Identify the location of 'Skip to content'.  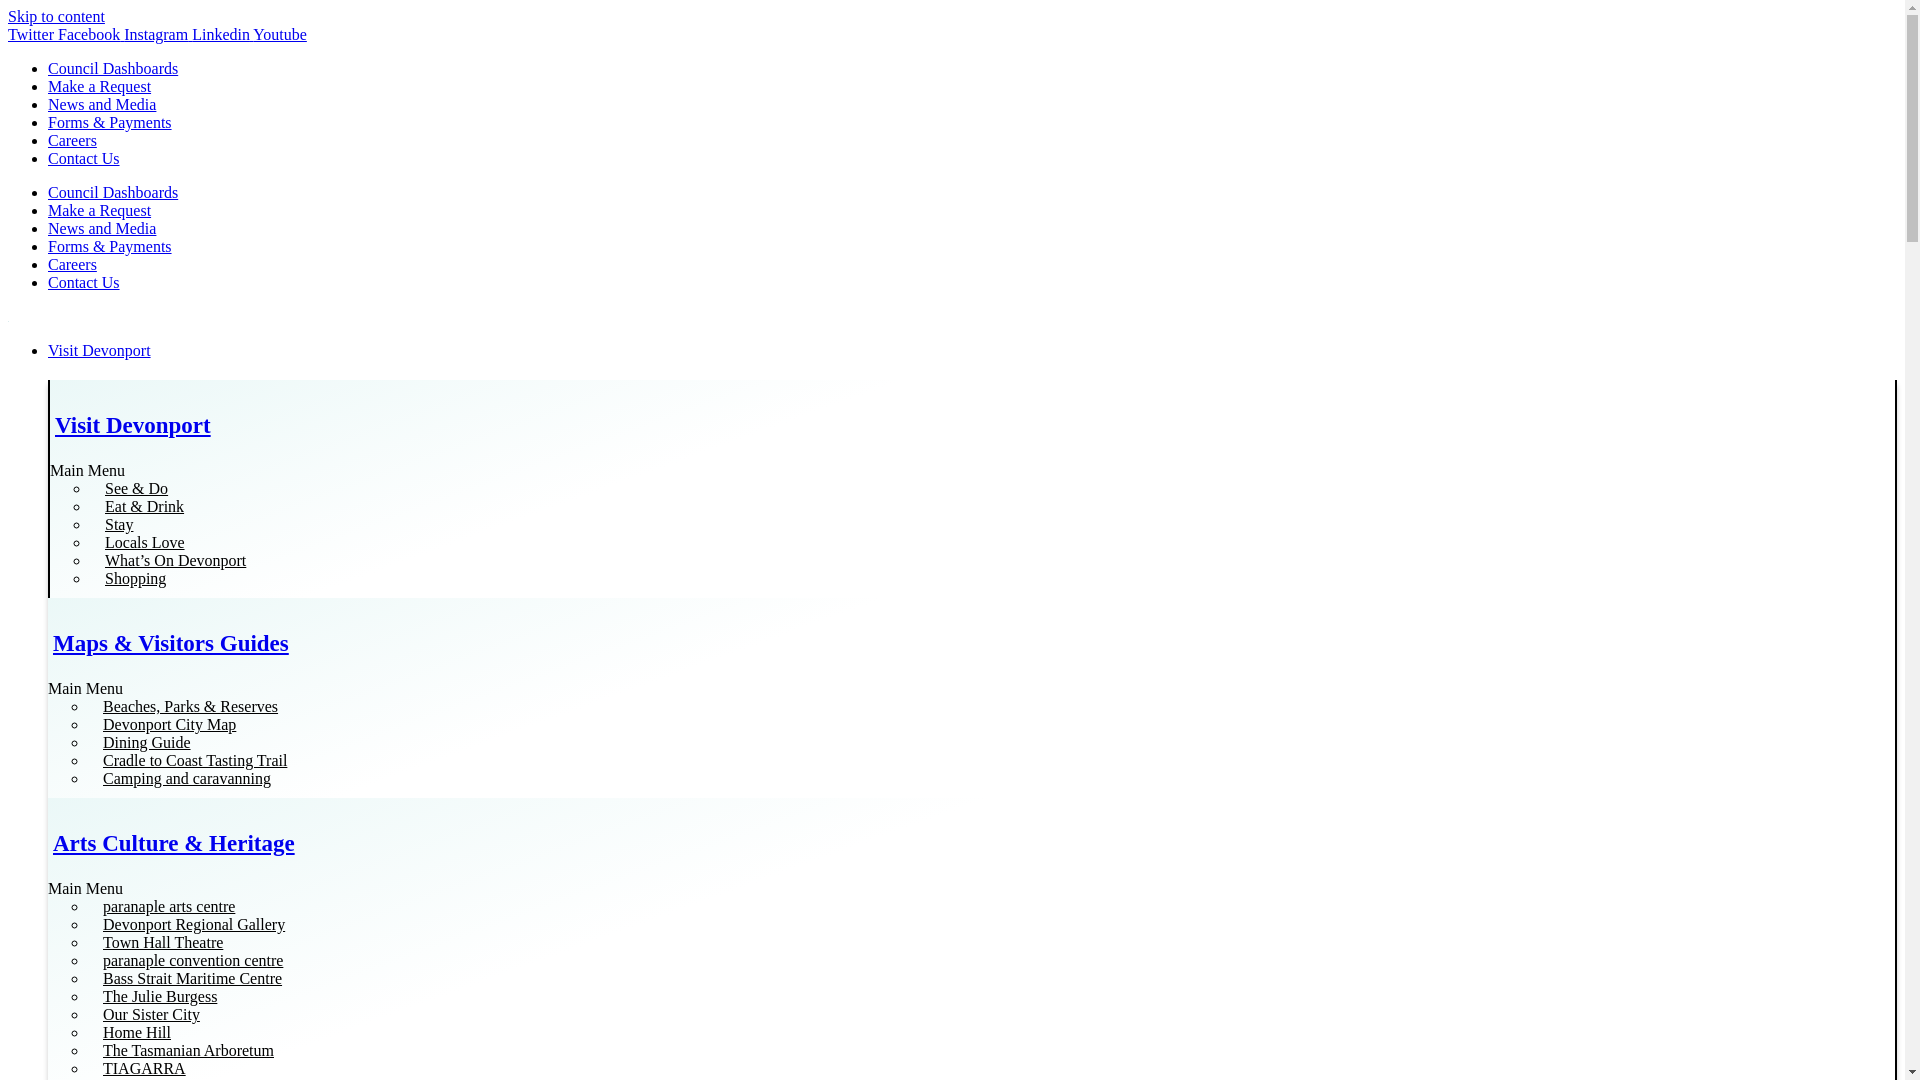
(8, 16).